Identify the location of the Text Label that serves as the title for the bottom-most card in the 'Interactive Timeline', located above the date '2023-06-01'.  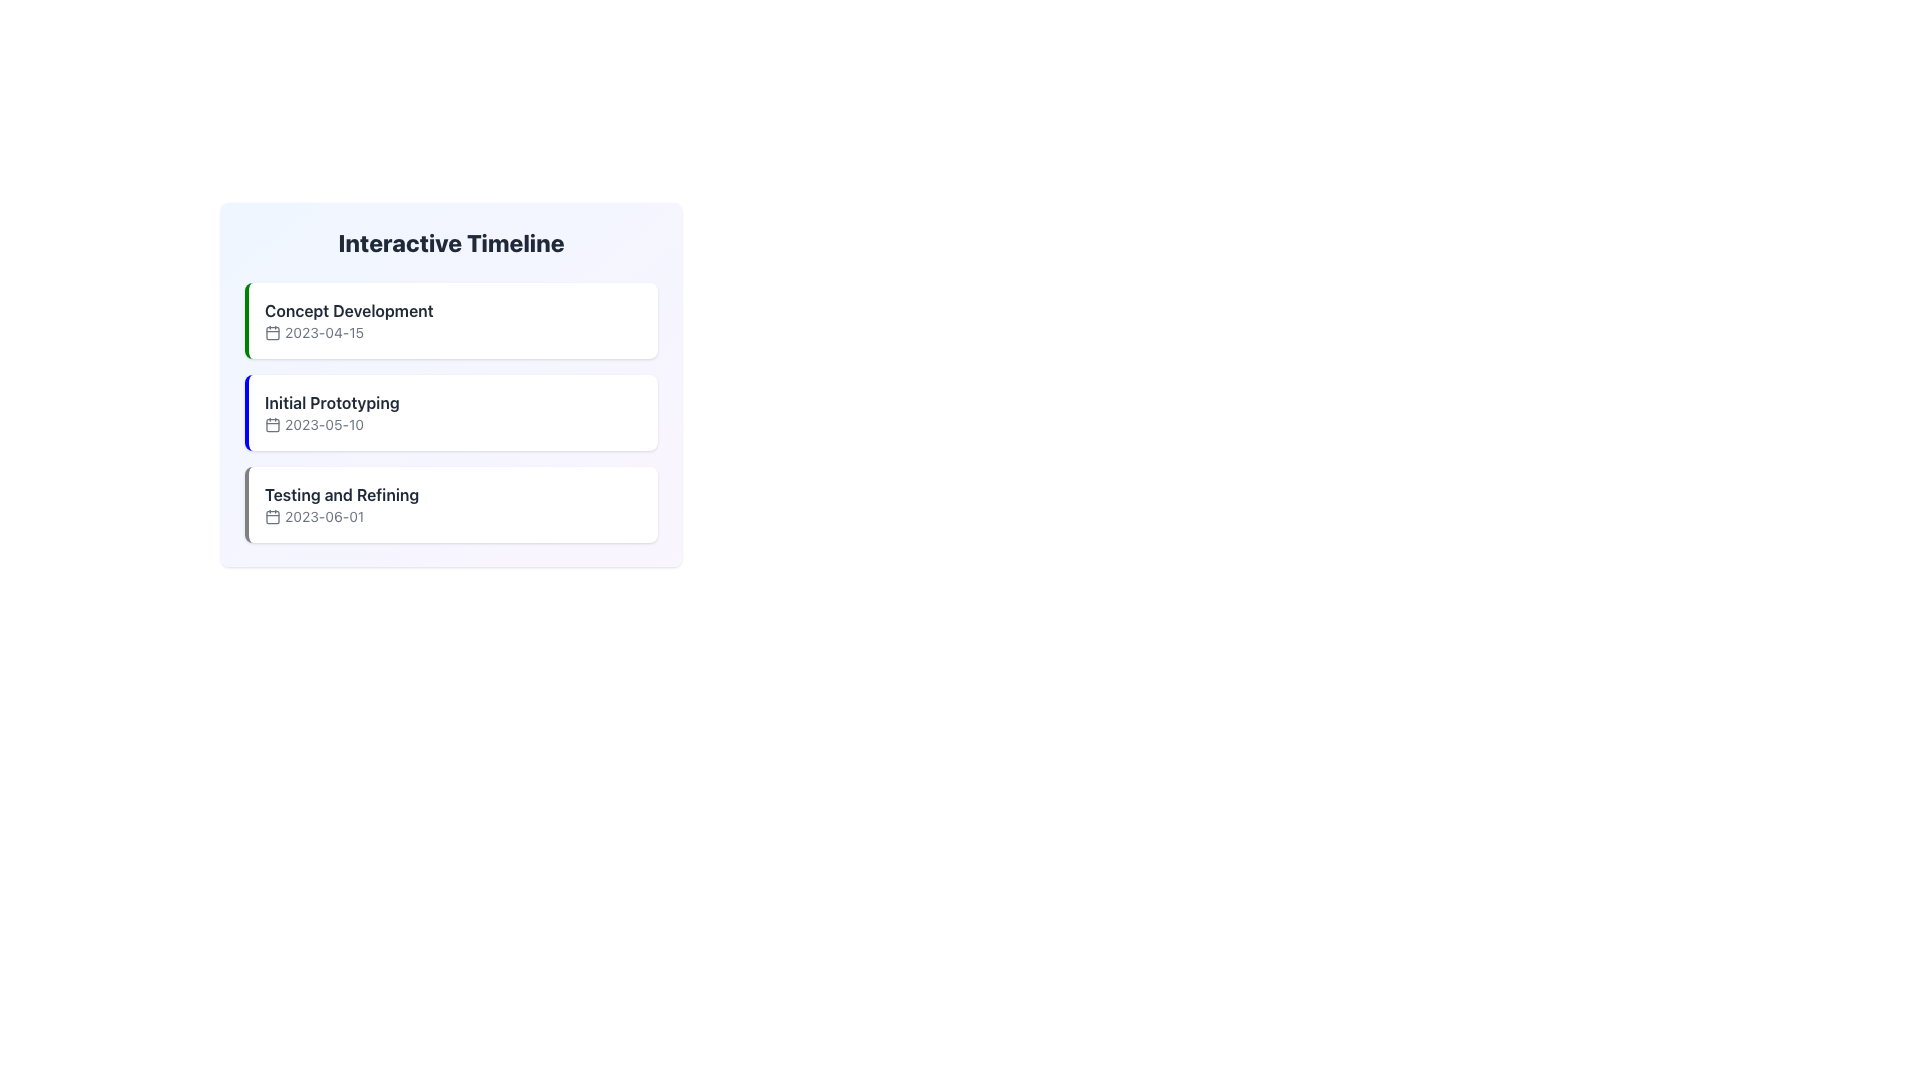
(342, 494).